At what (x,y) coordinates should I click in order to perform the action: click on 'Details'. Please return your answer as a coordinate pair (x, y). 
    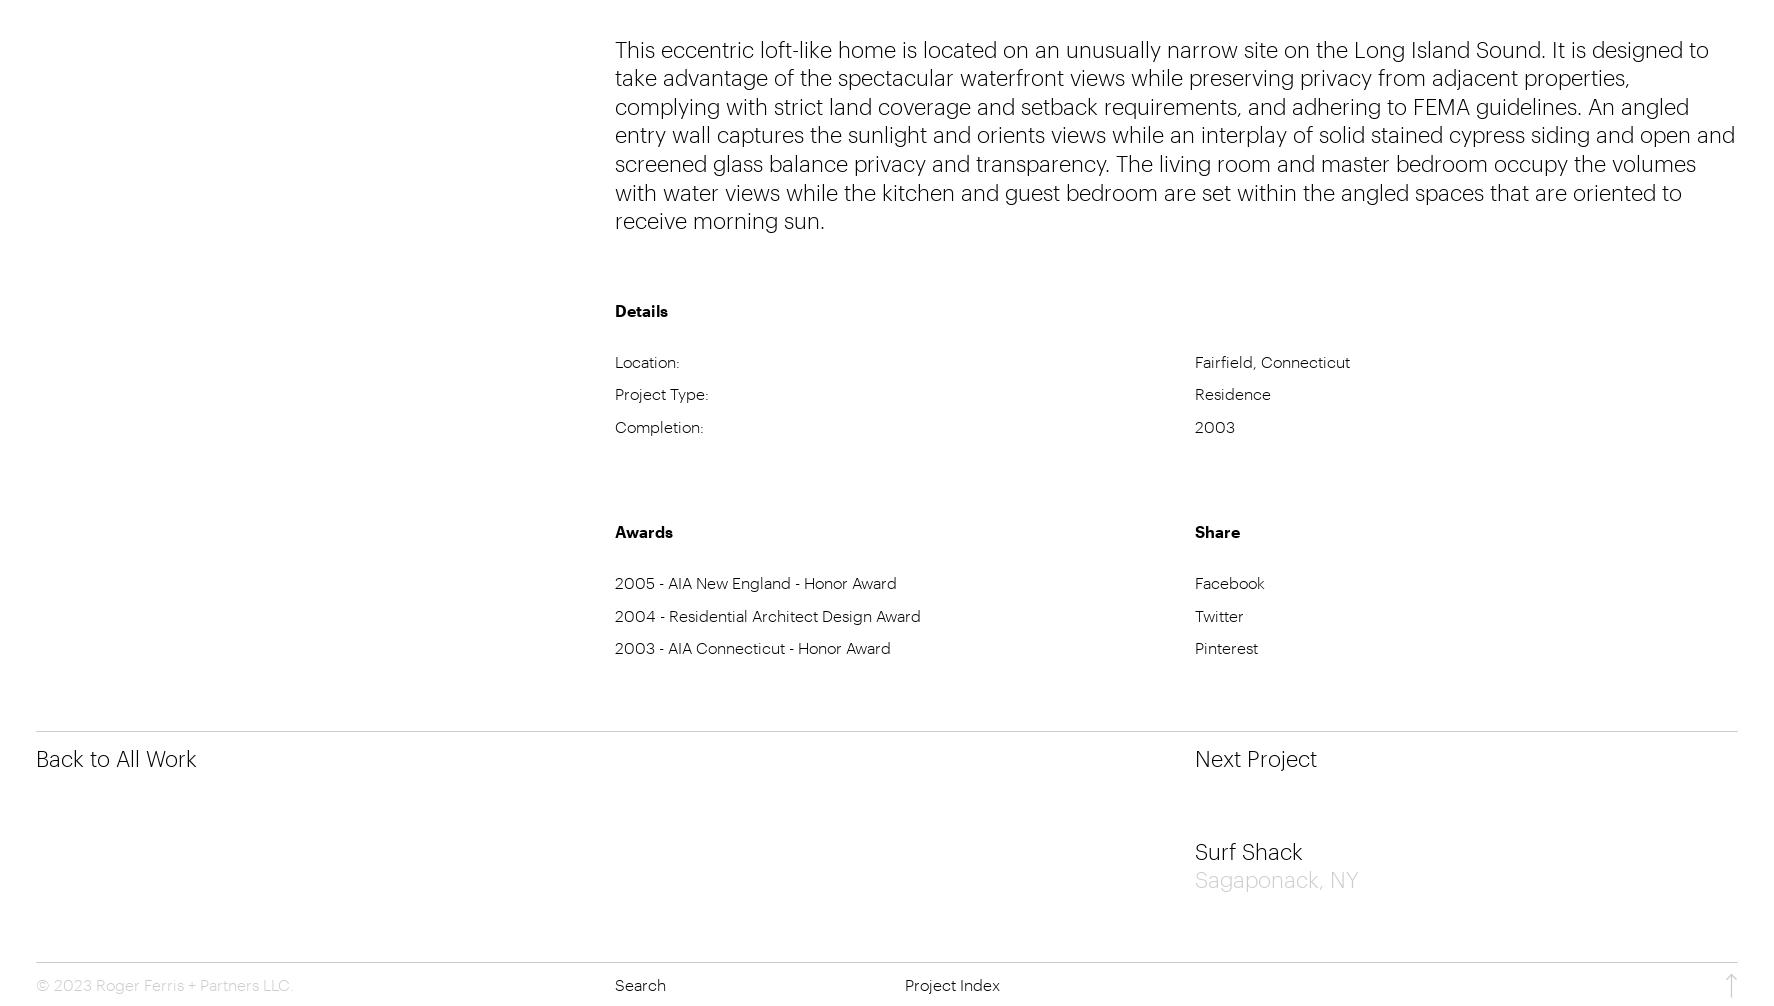
    Looking at the image, I should click on (641, 308).